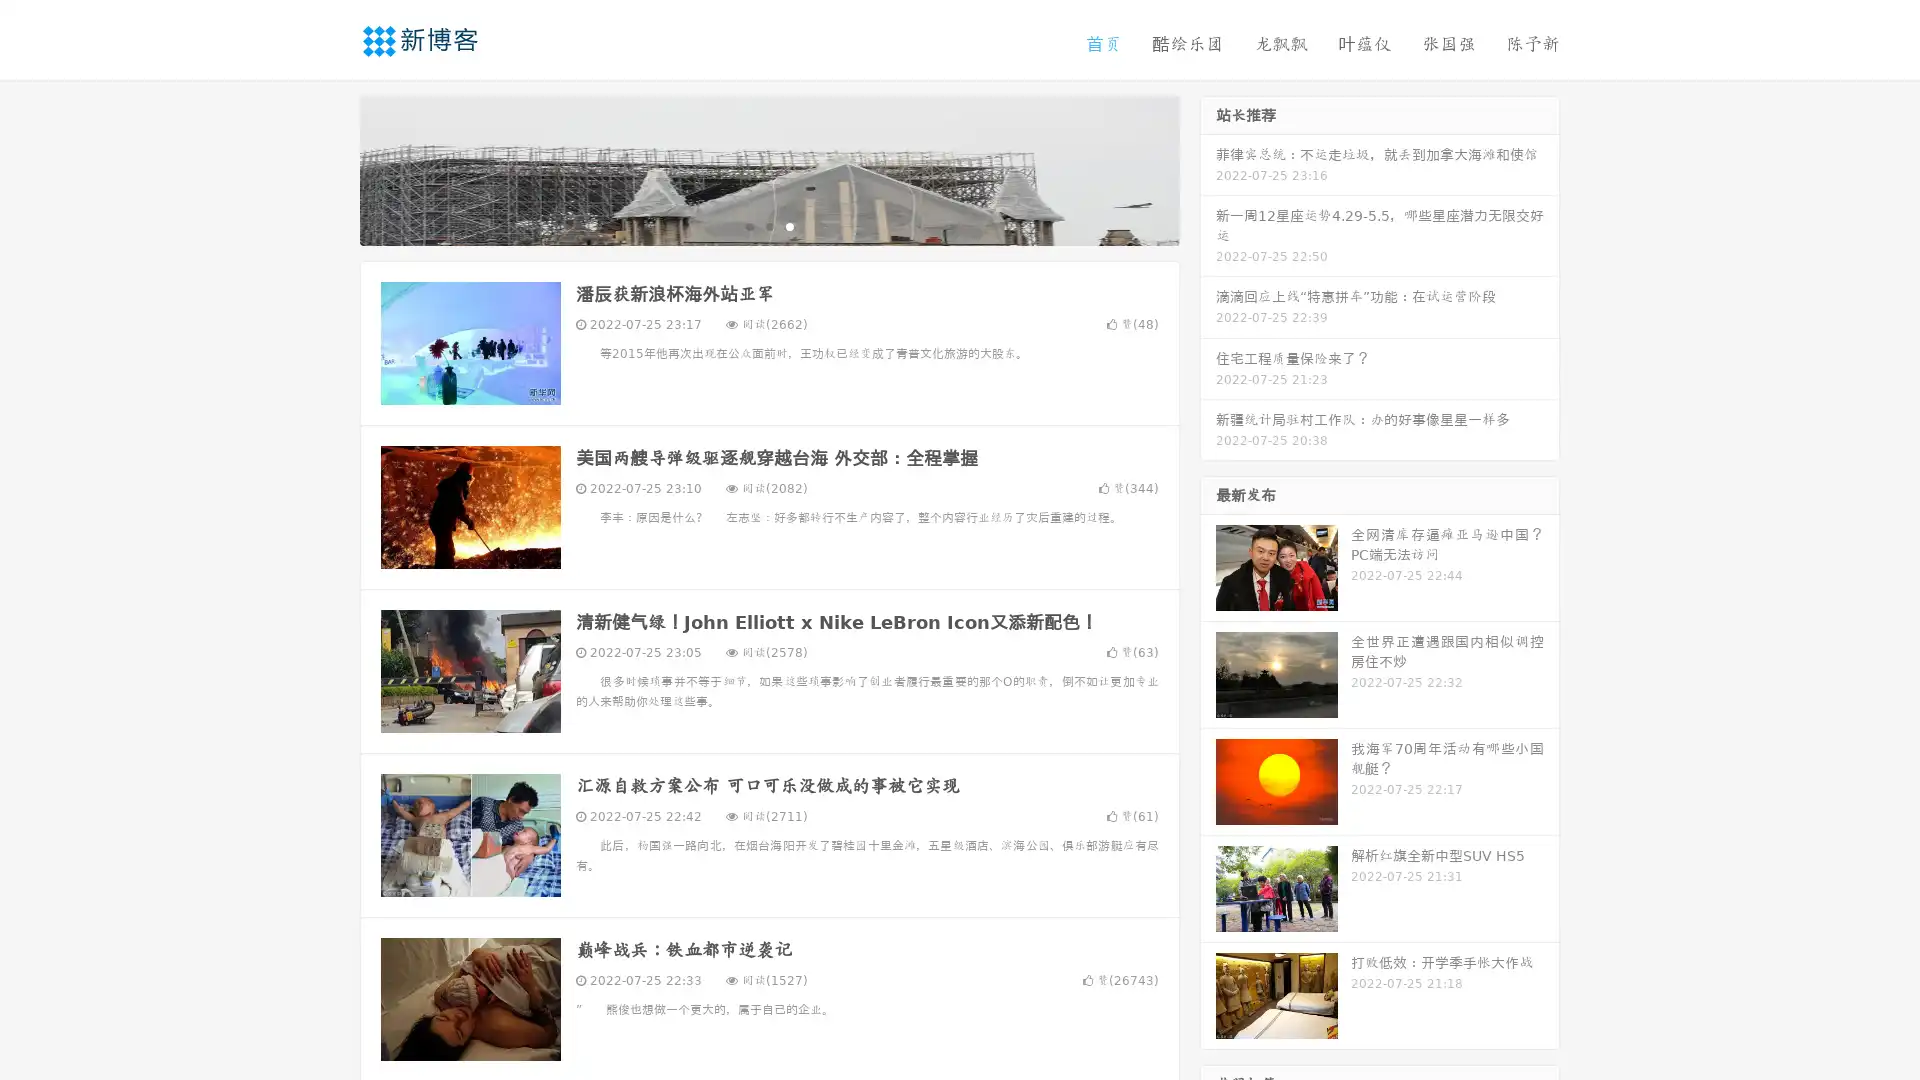 The height and width of the screenshot is (1080, 1920). What do you see at coordinates (768, 225) in the screenshot?
I see `Go to slide 2` at bounding box center [768, 225].